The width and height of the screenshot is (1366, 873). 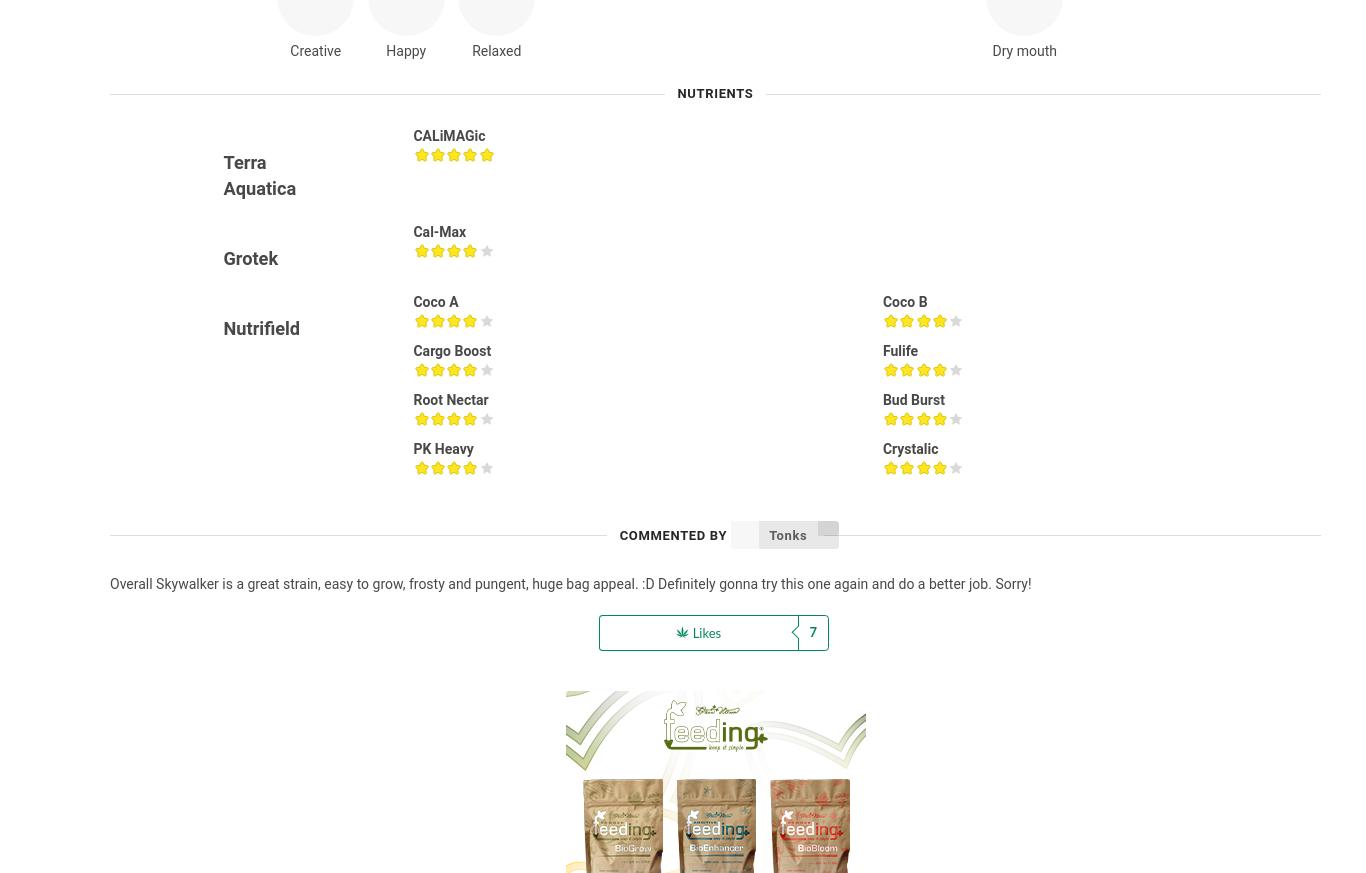 I want to click on 'Creative', so click(x=315, y=49).